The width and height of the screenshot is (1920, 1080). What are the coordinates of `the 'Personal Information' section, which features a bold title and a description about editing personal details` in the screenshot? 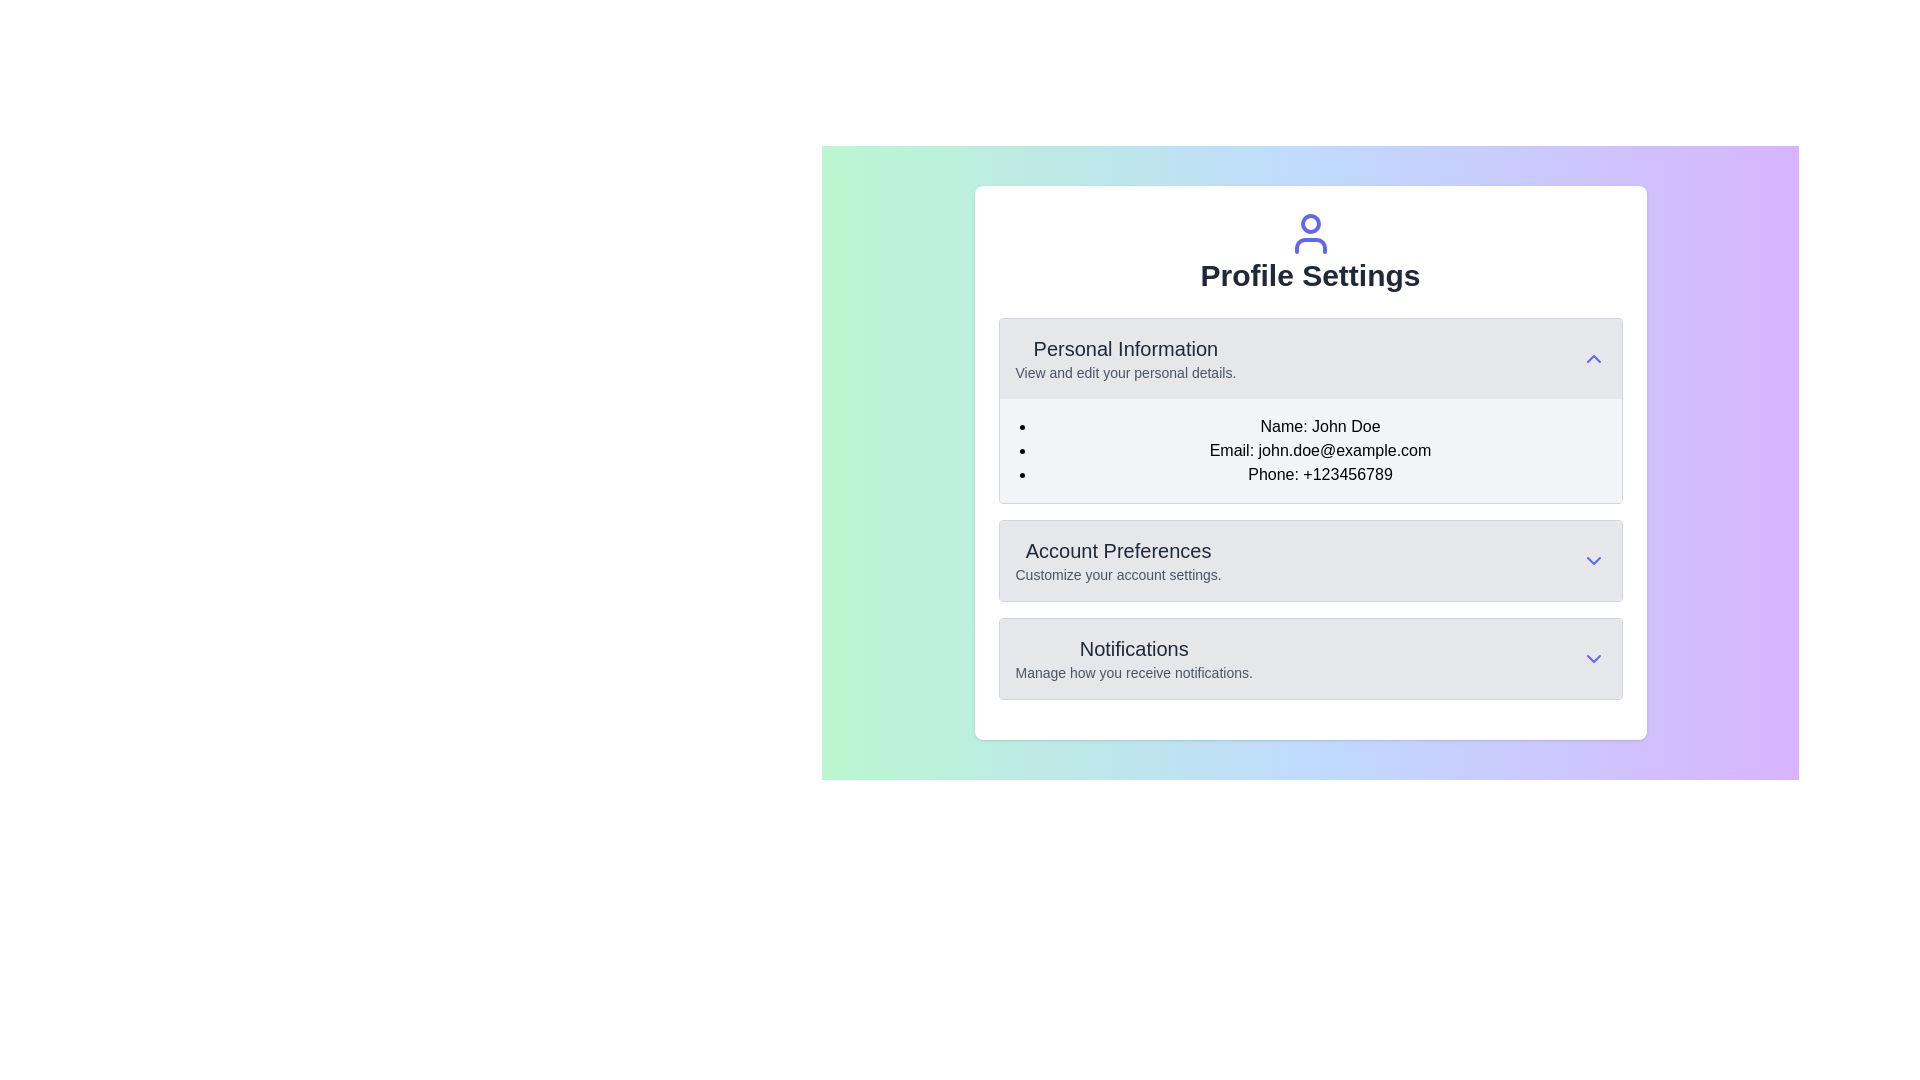 It's located at (1125, 357).